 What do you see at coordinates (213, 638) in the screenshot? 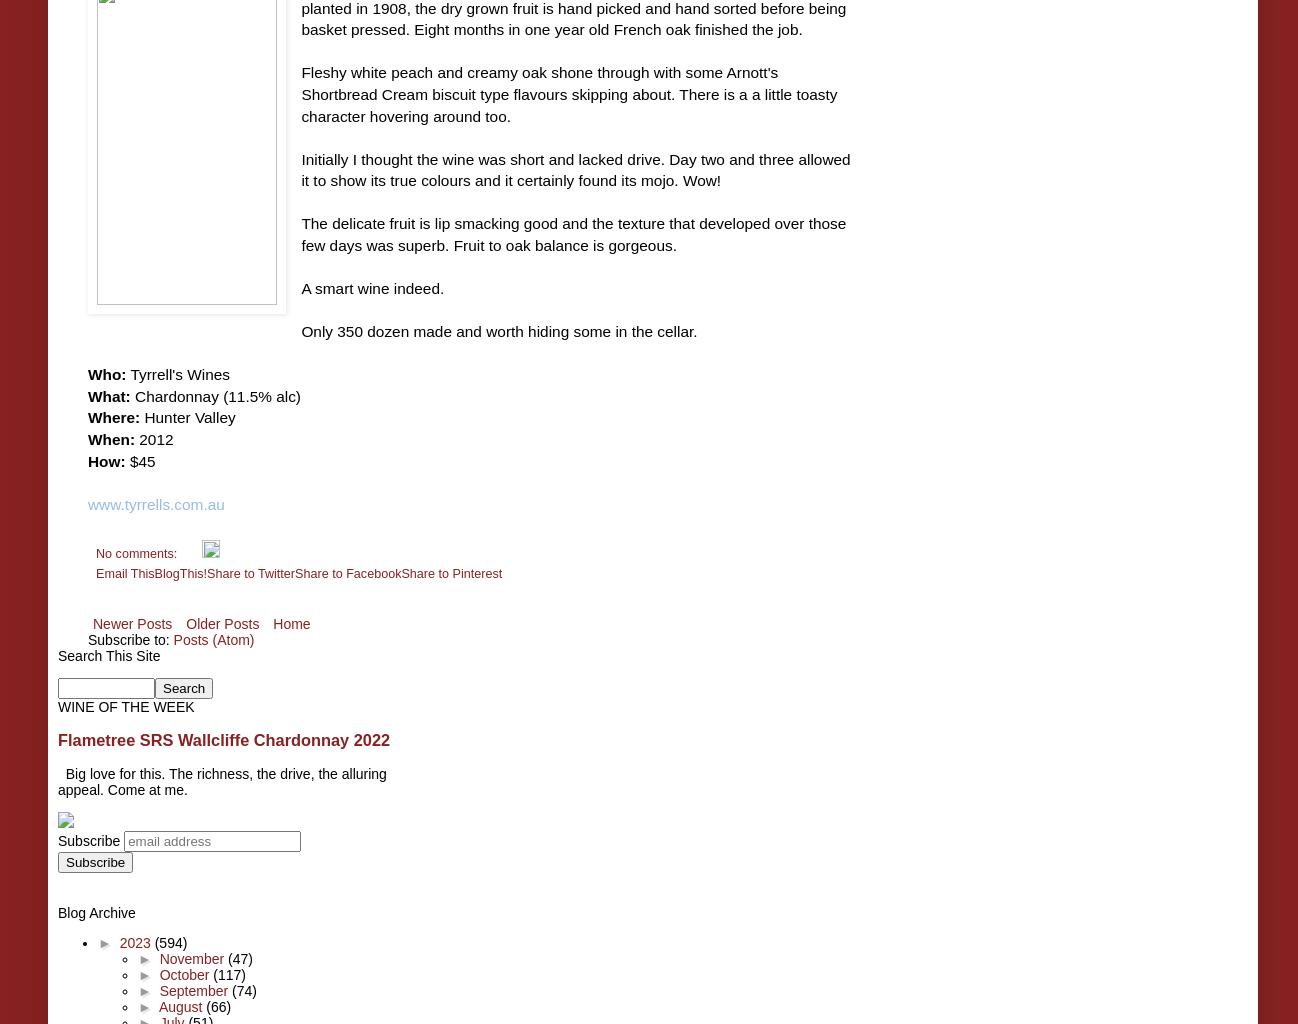
I see `'Posts (Atom)'` at bounding box center [213, 638].